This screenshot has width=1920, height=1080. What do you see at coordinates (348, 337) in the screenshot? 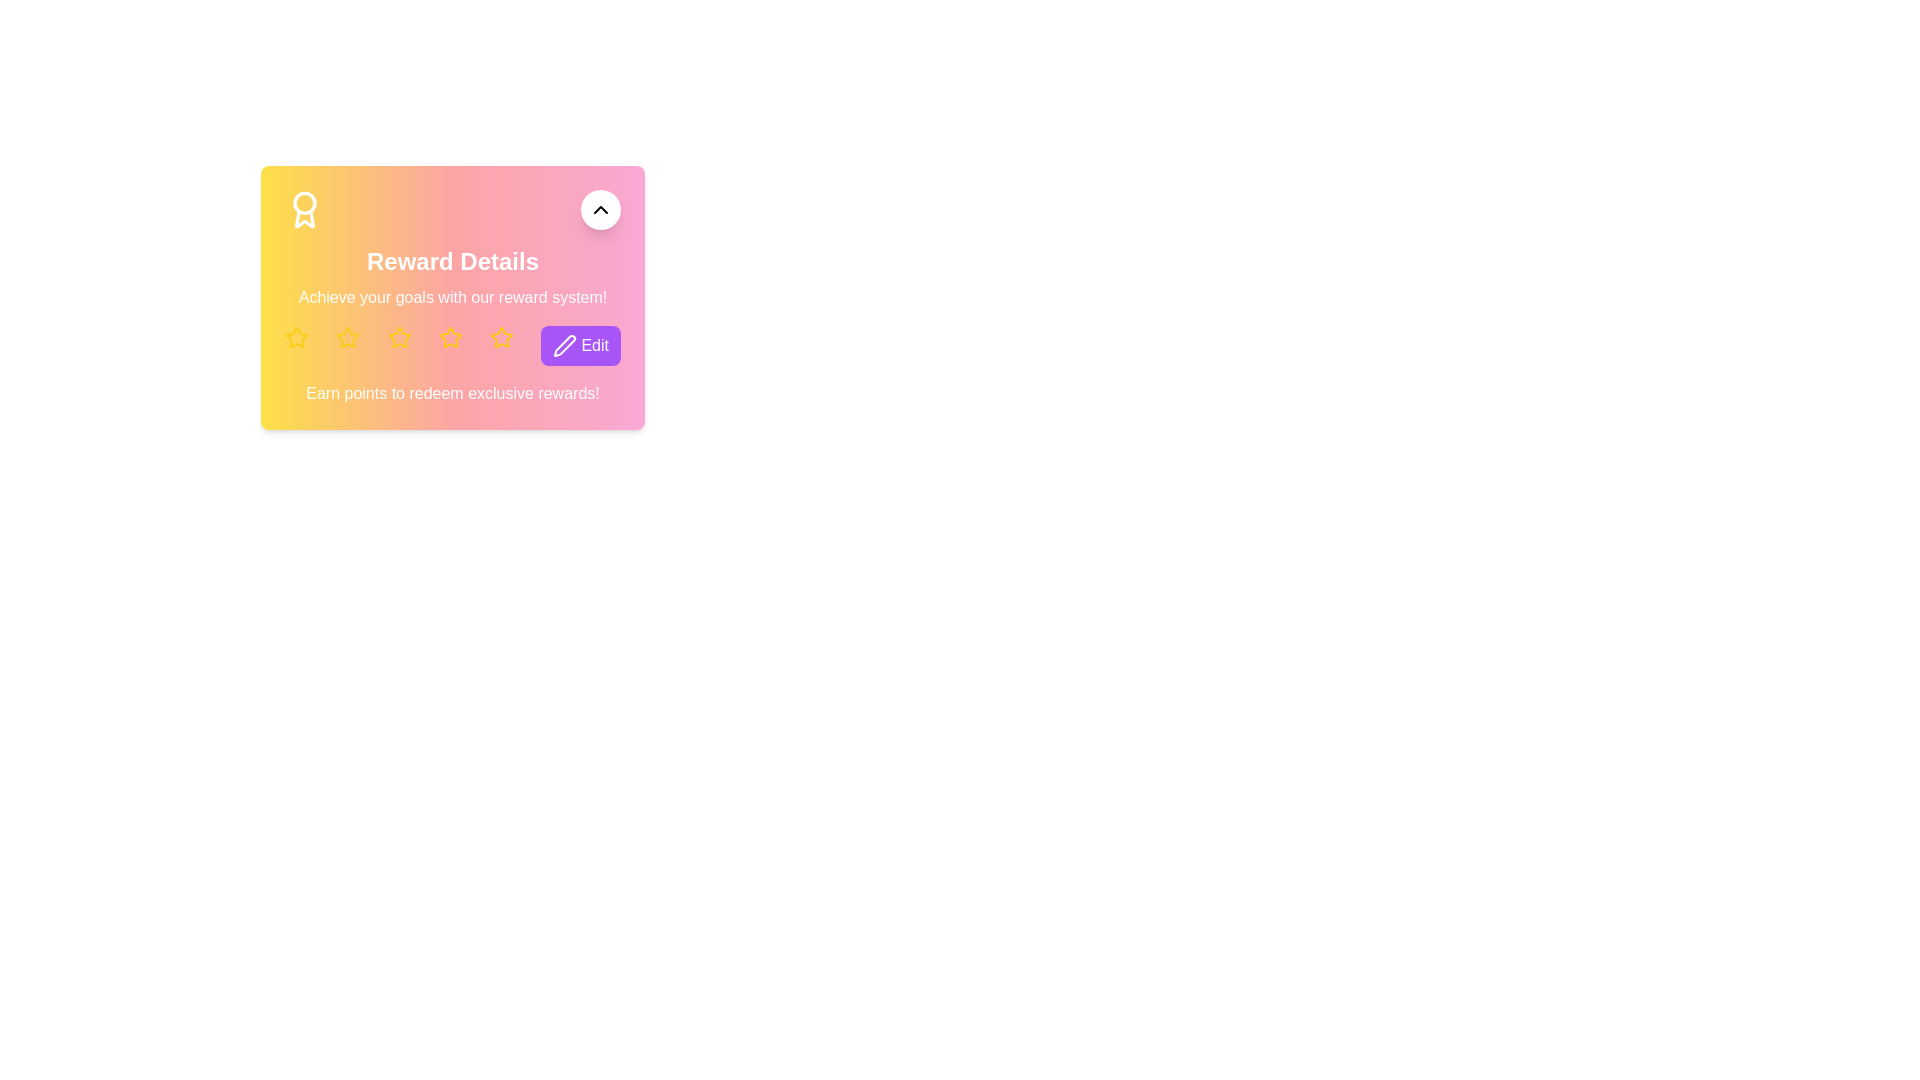
I see `the second yellow star icon in the 'Reward Details' section, which serves as a visual indicator for rating` at bounding box center [348, 337].